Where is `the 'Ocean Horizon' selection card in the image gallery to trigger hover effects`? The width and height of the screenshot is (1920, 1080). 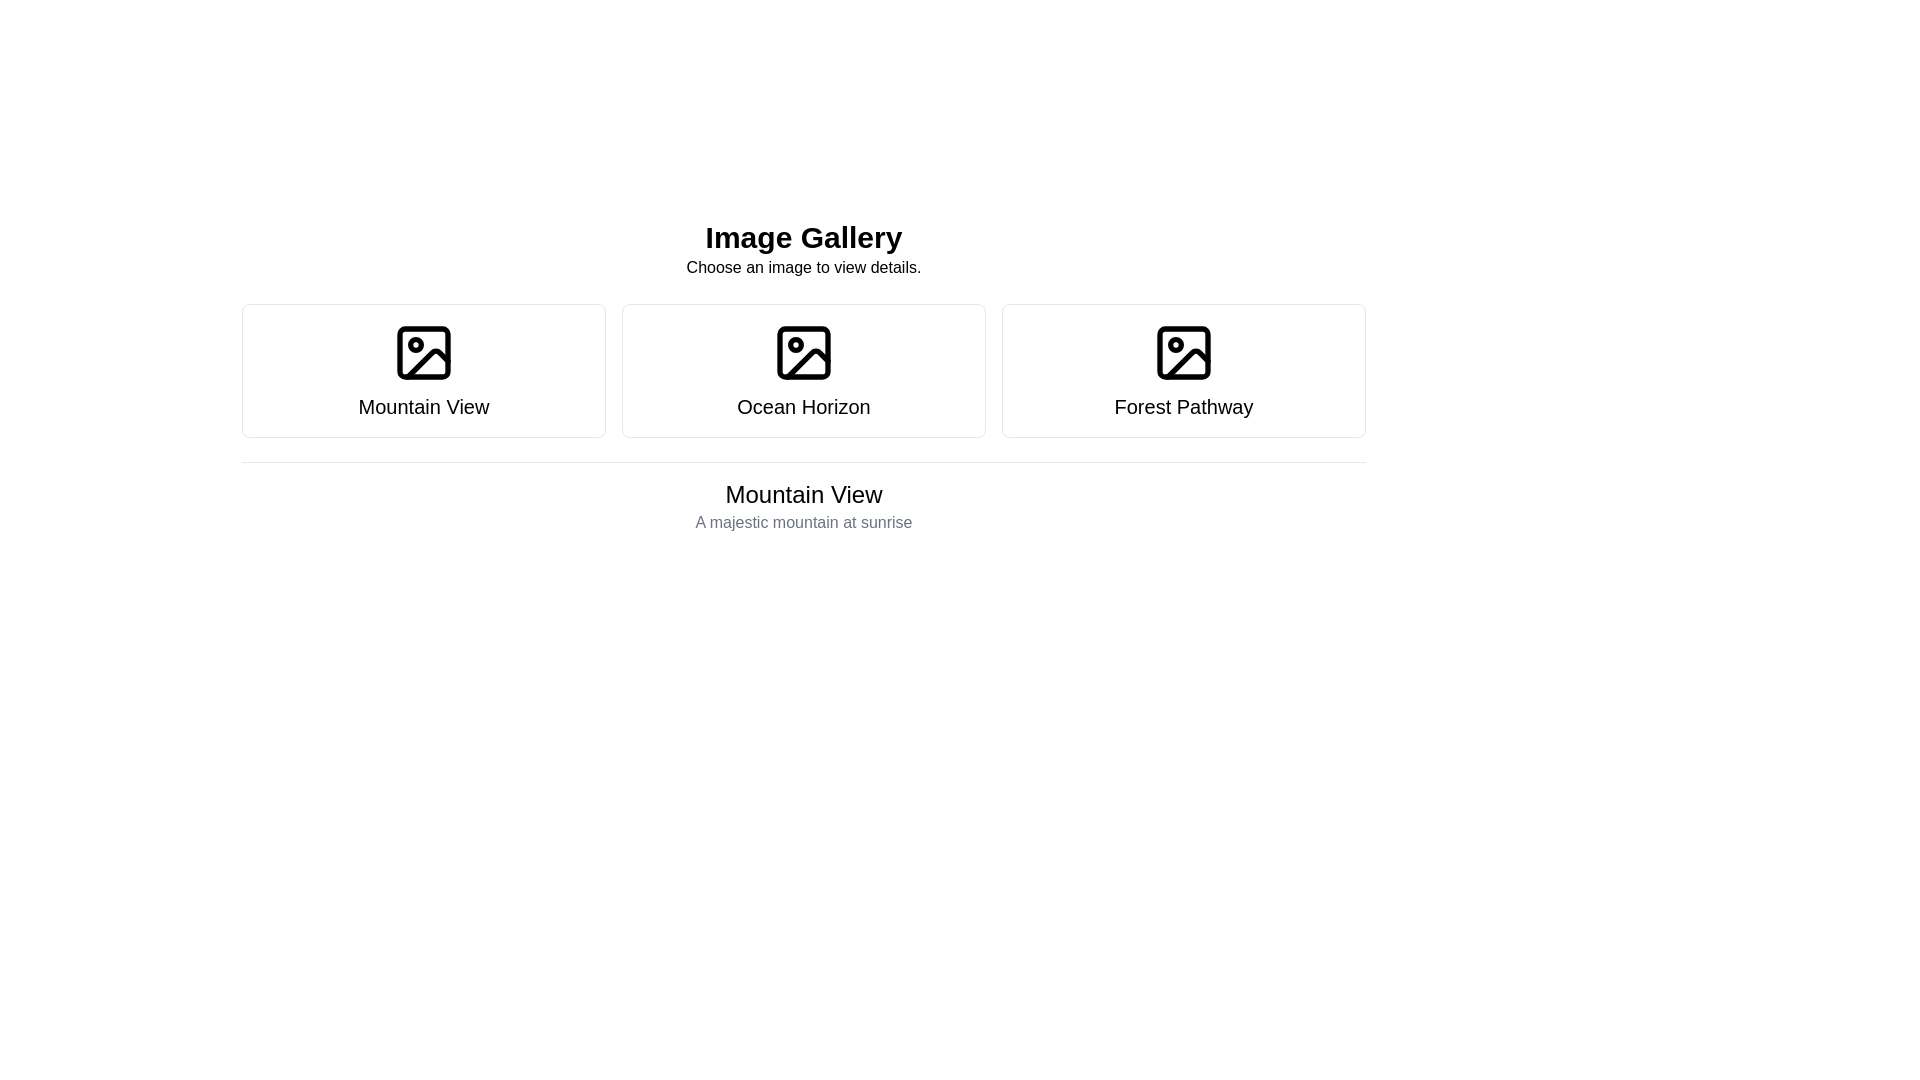 the 'Ocean Horizon' selection card in the image gallery to trigger hover effects is located at coordinates (804, 370).